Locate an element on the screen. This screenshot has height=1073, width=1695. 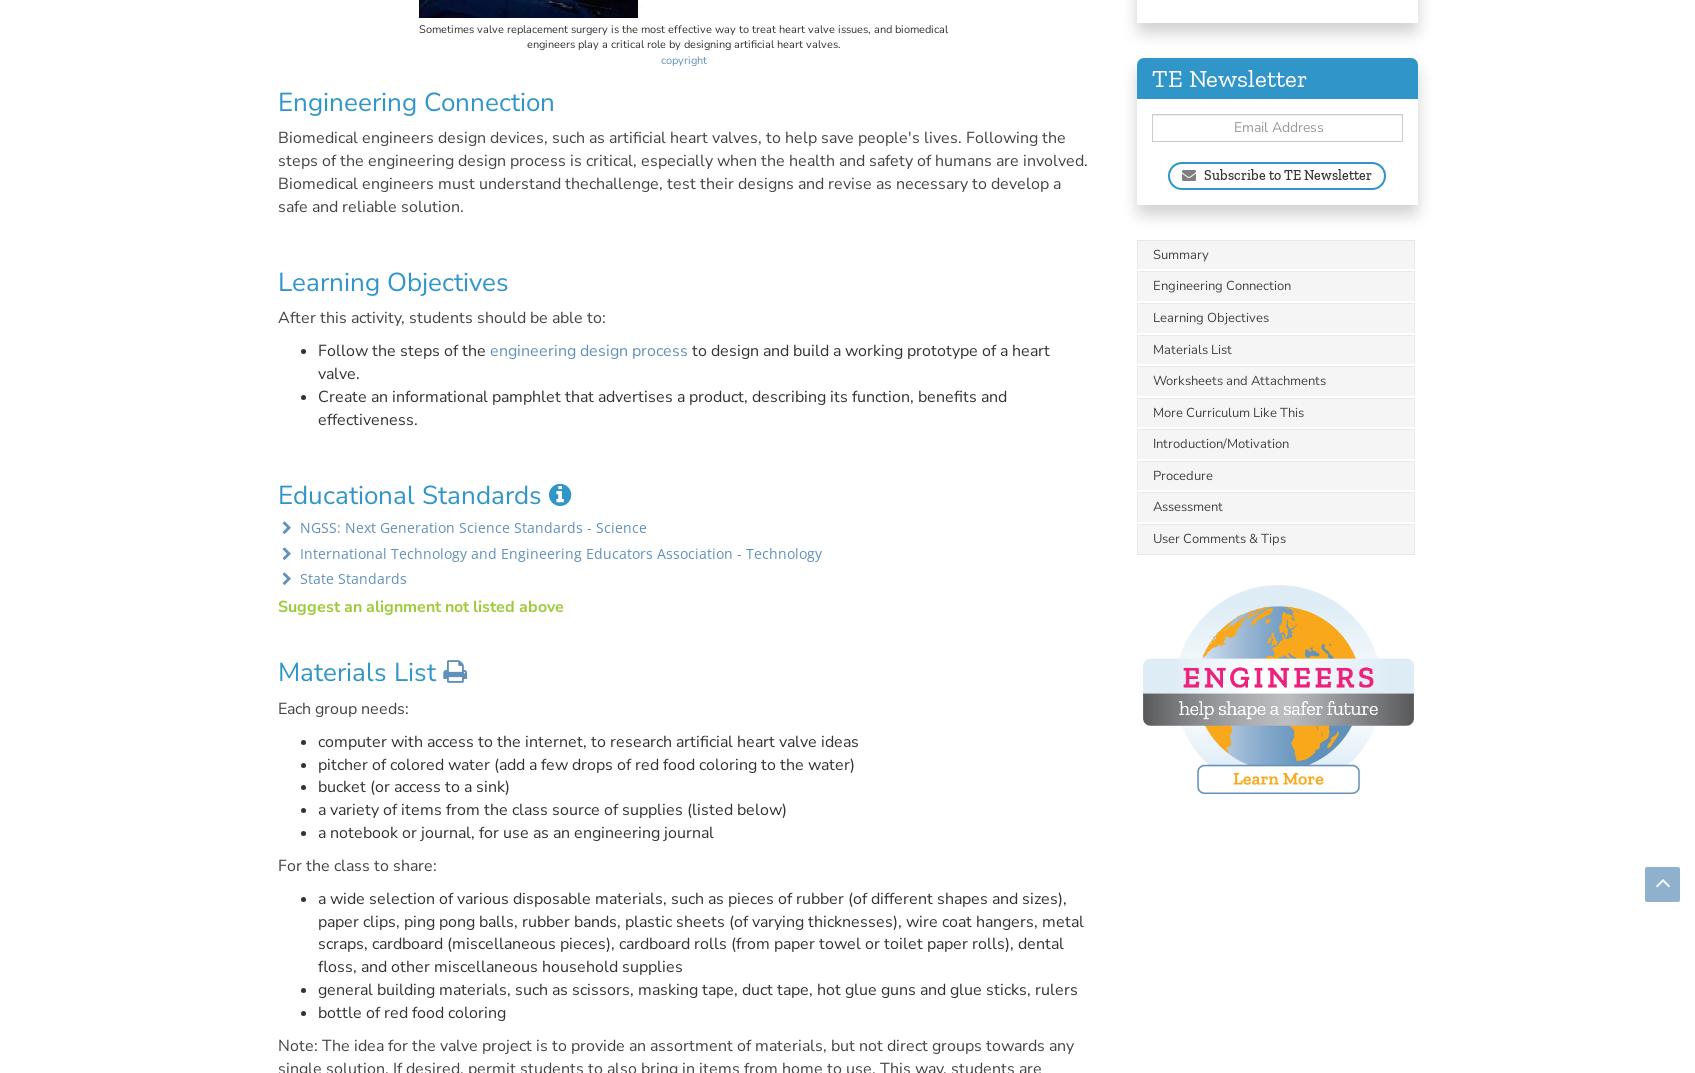
'Summary' is located at coordinates (1151, 252).